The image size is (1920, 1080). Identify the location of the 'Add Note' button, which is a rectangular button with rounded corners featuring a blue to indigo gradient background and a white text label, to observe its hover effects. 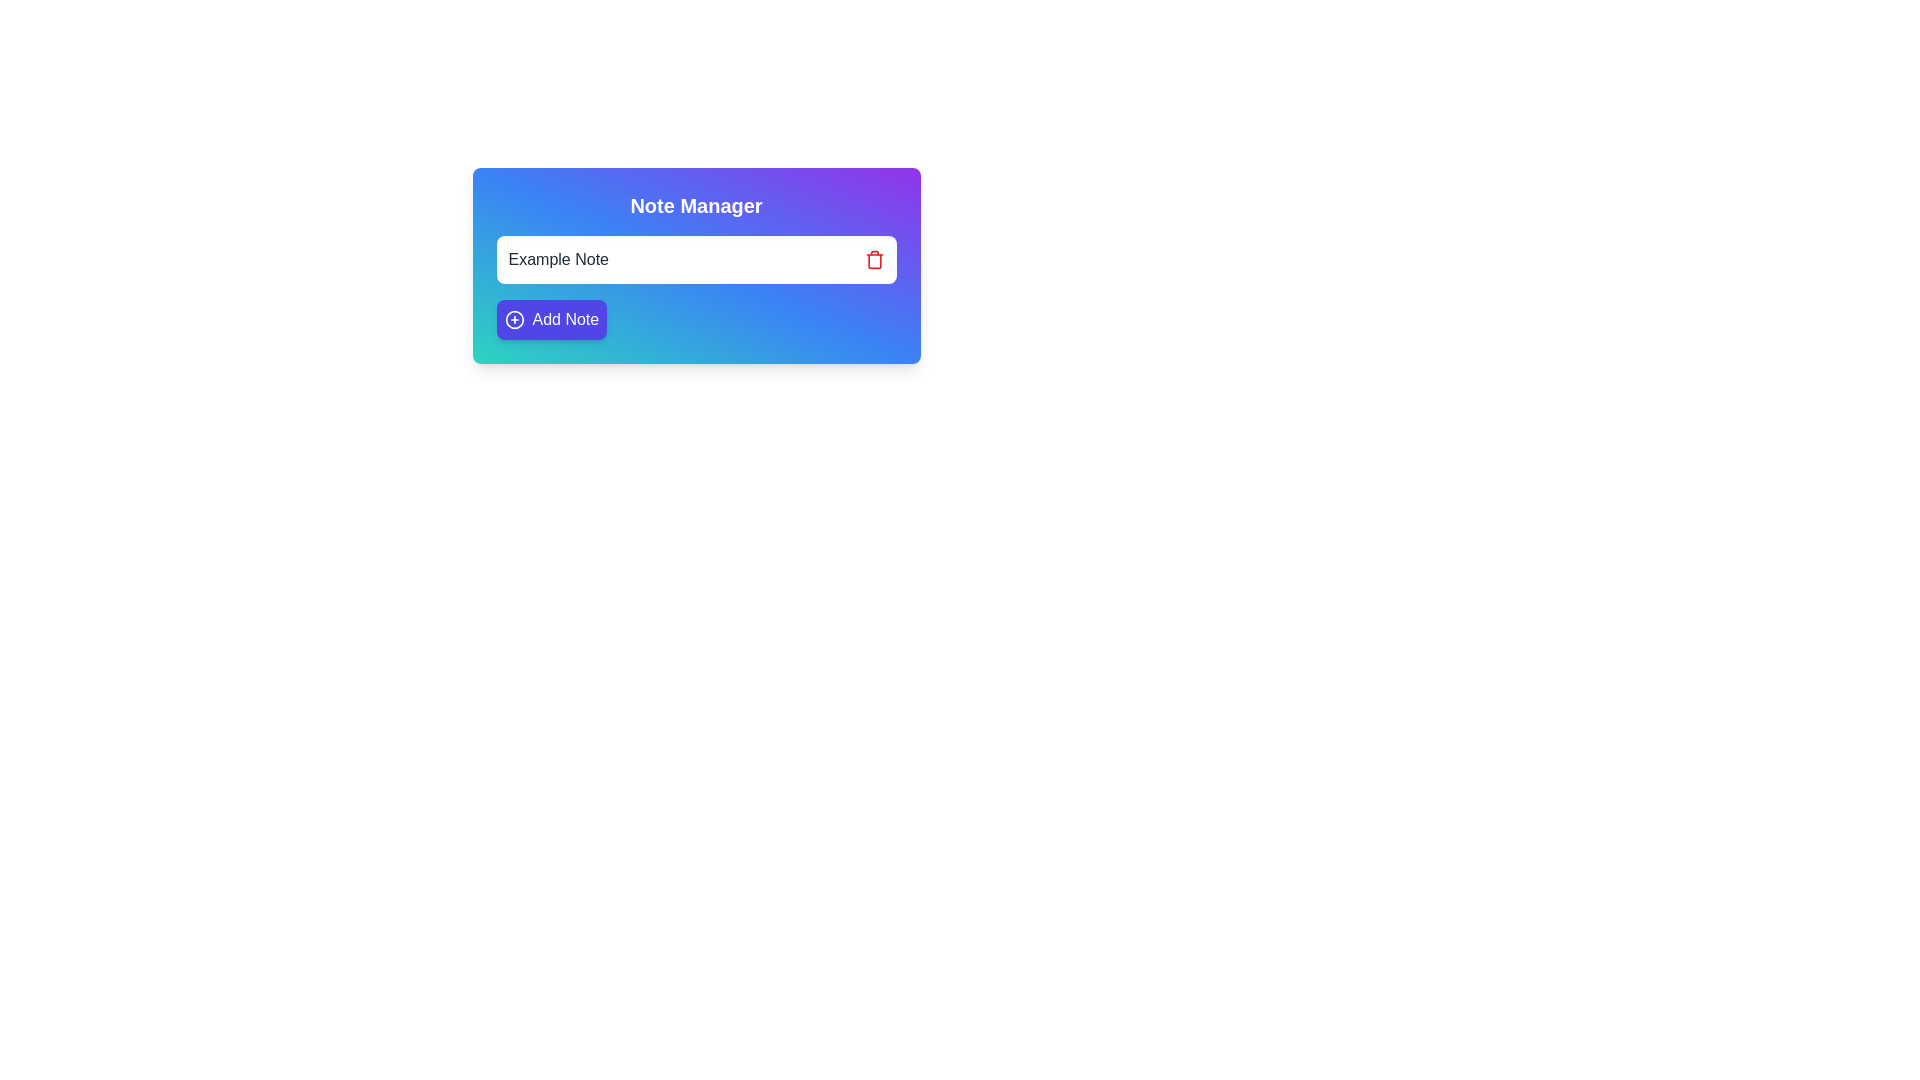
(551, 319).